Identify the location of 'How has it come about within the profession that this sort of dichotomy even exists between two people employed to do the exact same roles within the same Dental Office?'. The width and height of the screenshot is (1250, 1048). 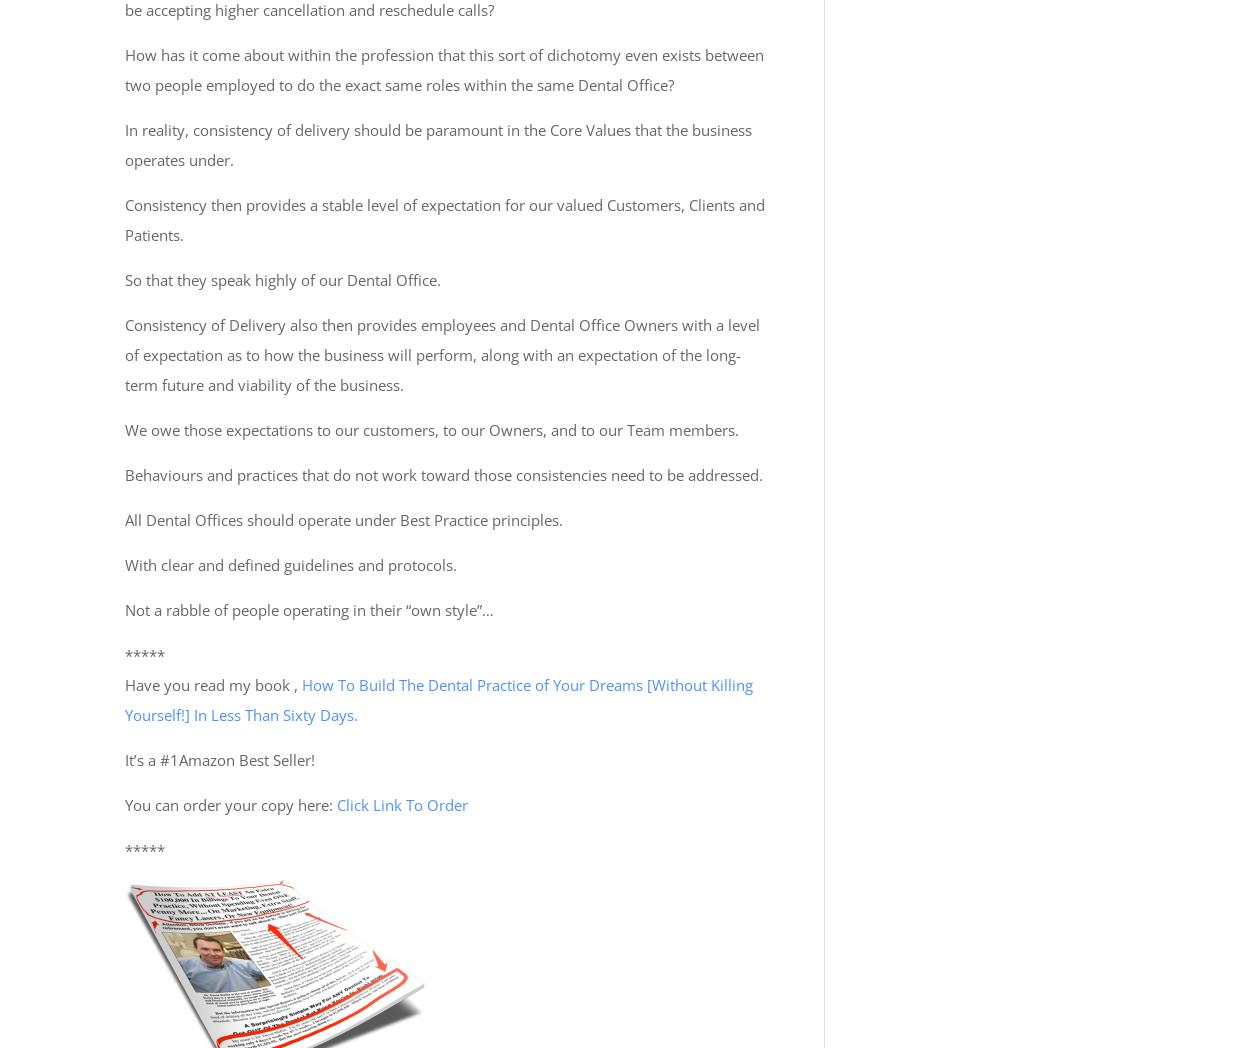
(443, 70).